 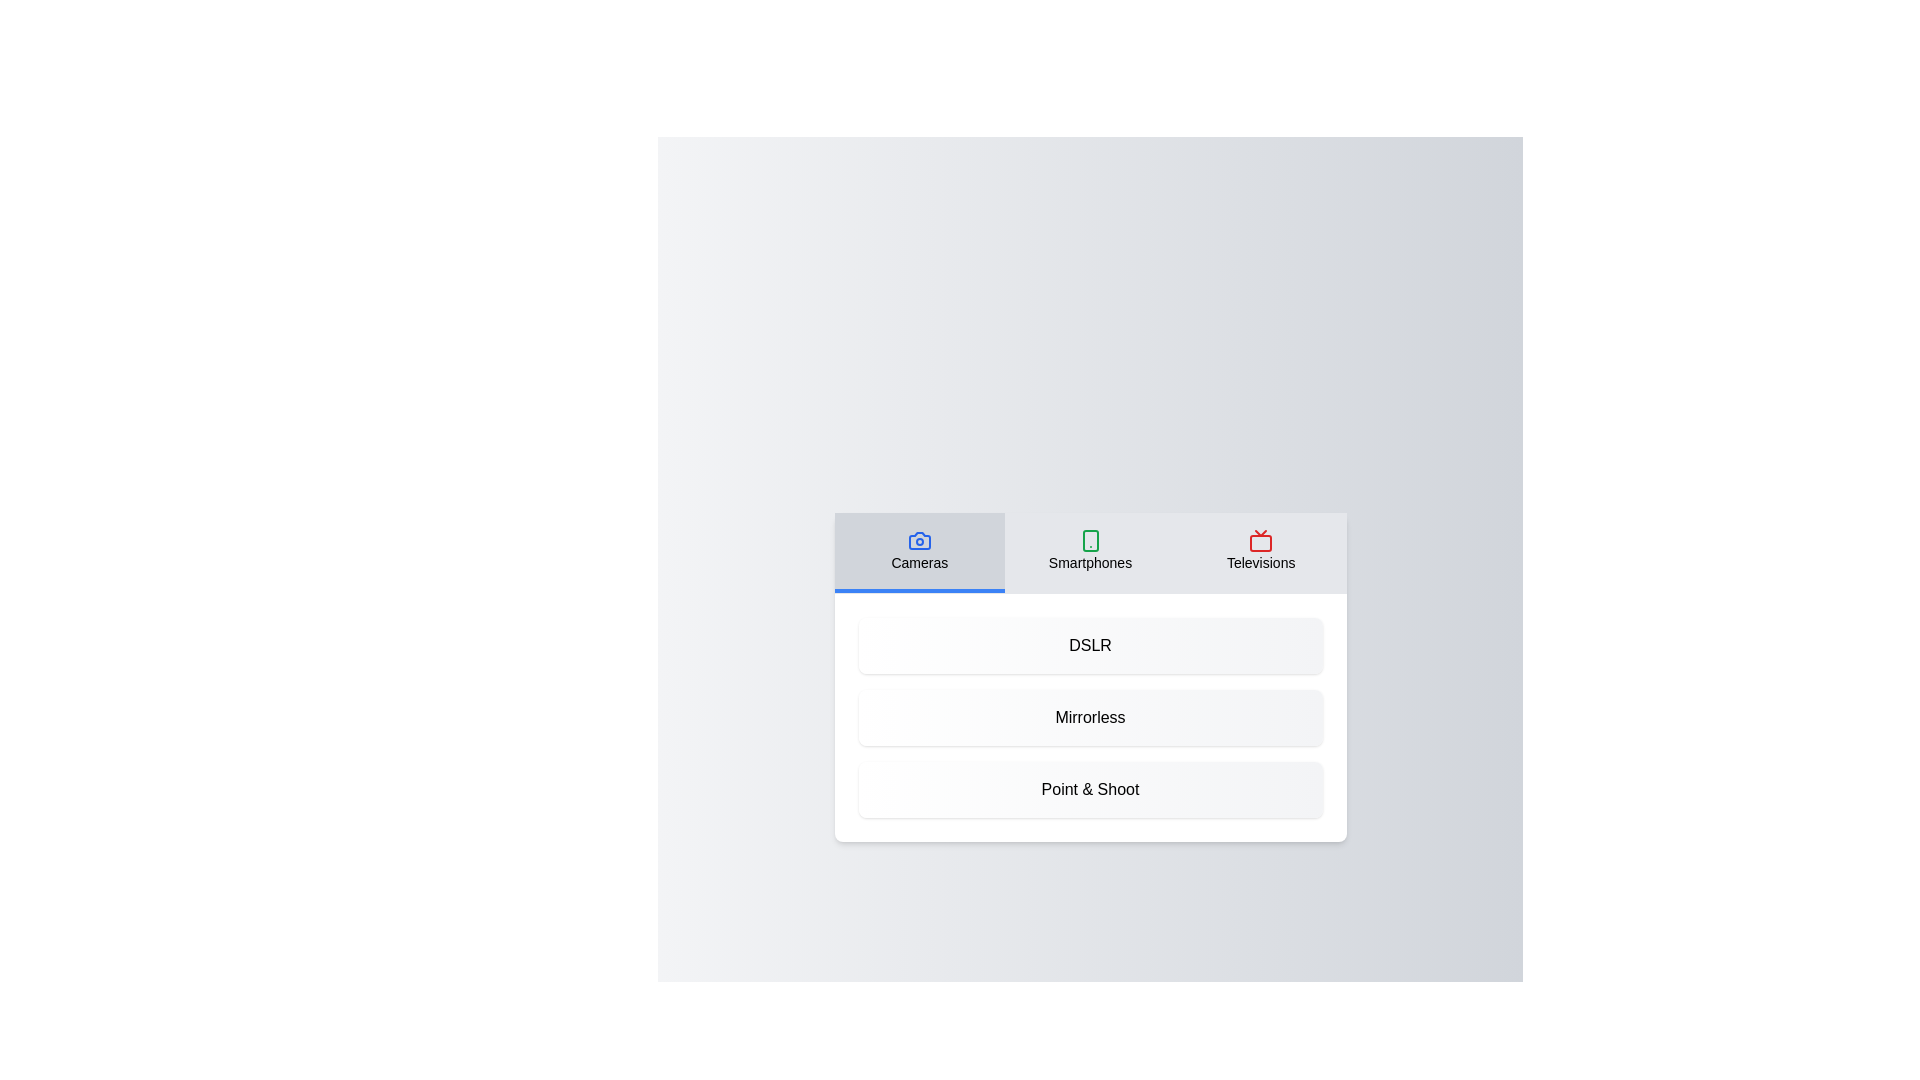 What do you see at coordinates (1089, 788) in the screenshot?
I see `the product 'Point & Shoot' from the displayed list` at bounding box center [1089, 788].